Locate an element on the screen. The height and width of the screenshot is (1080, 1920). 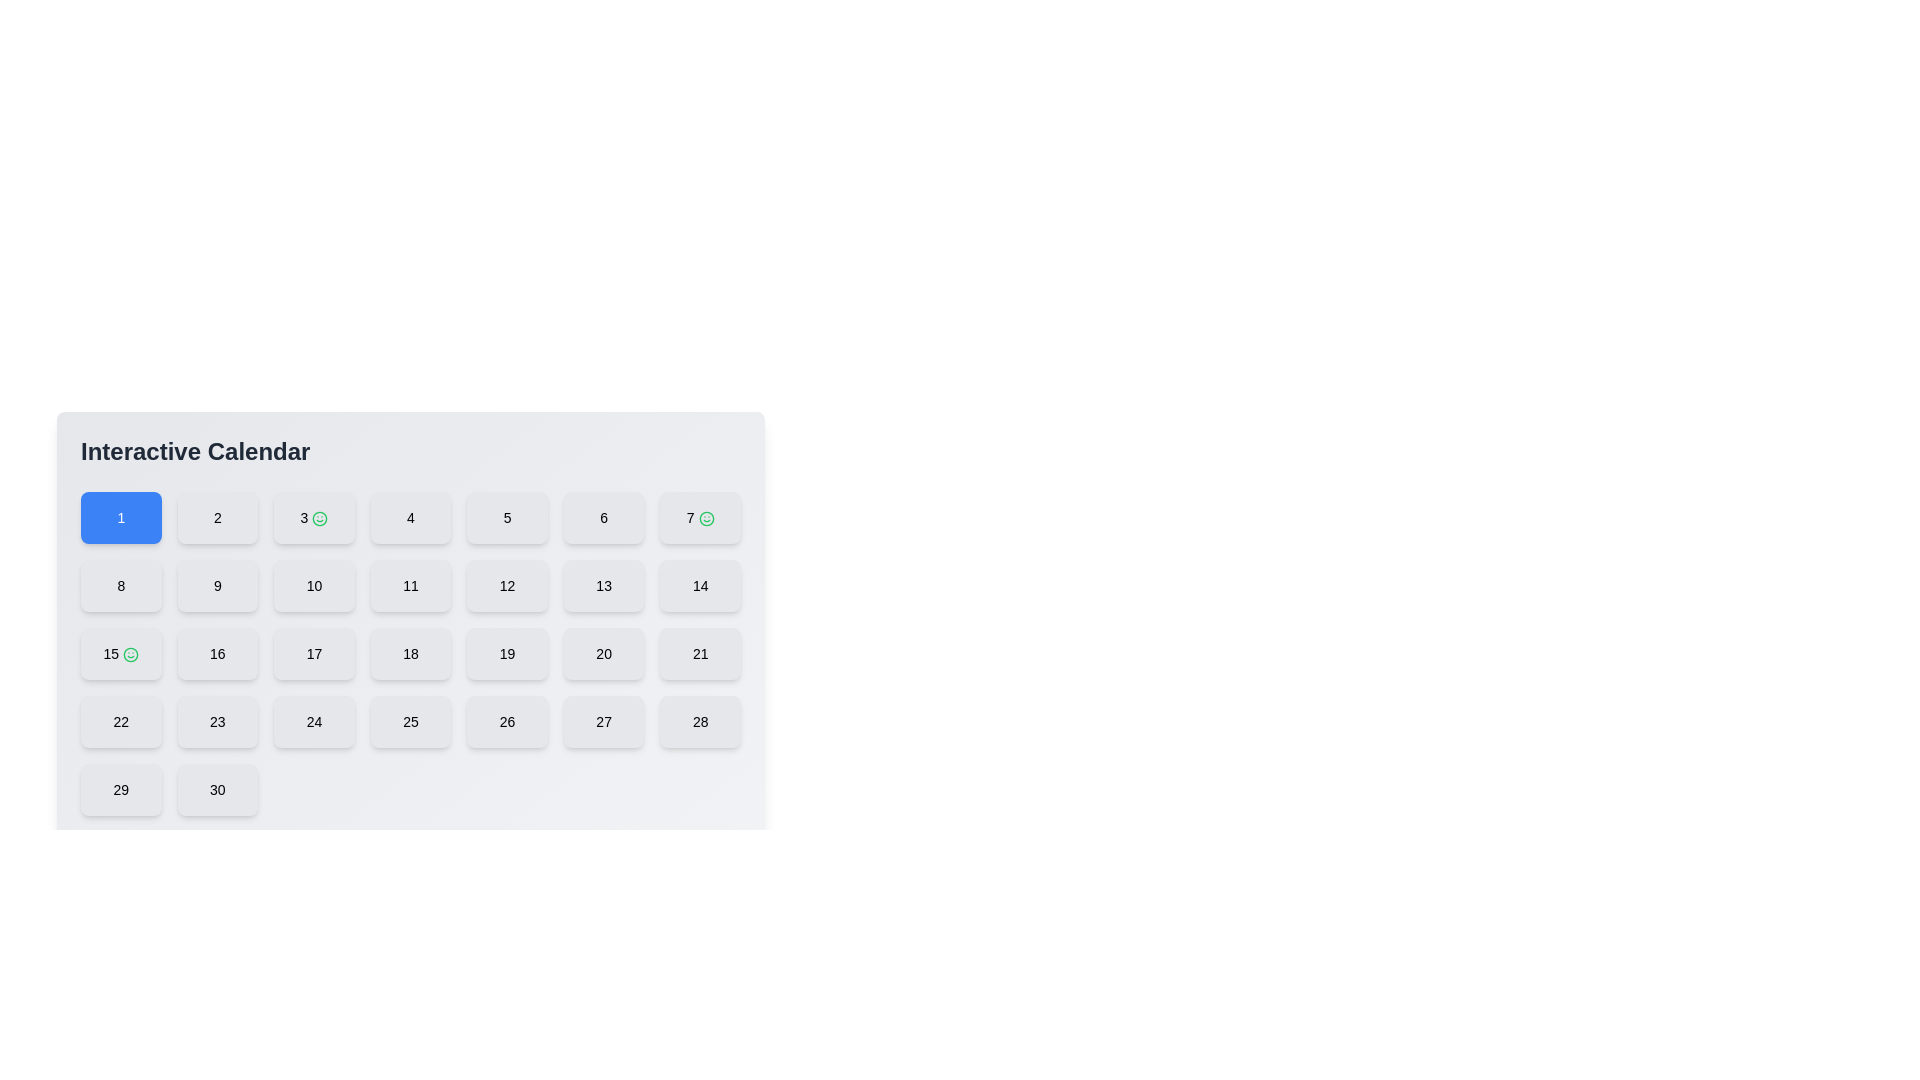
the button representing the 15th date in the interactive calendar is located at coordinates (120, 654).